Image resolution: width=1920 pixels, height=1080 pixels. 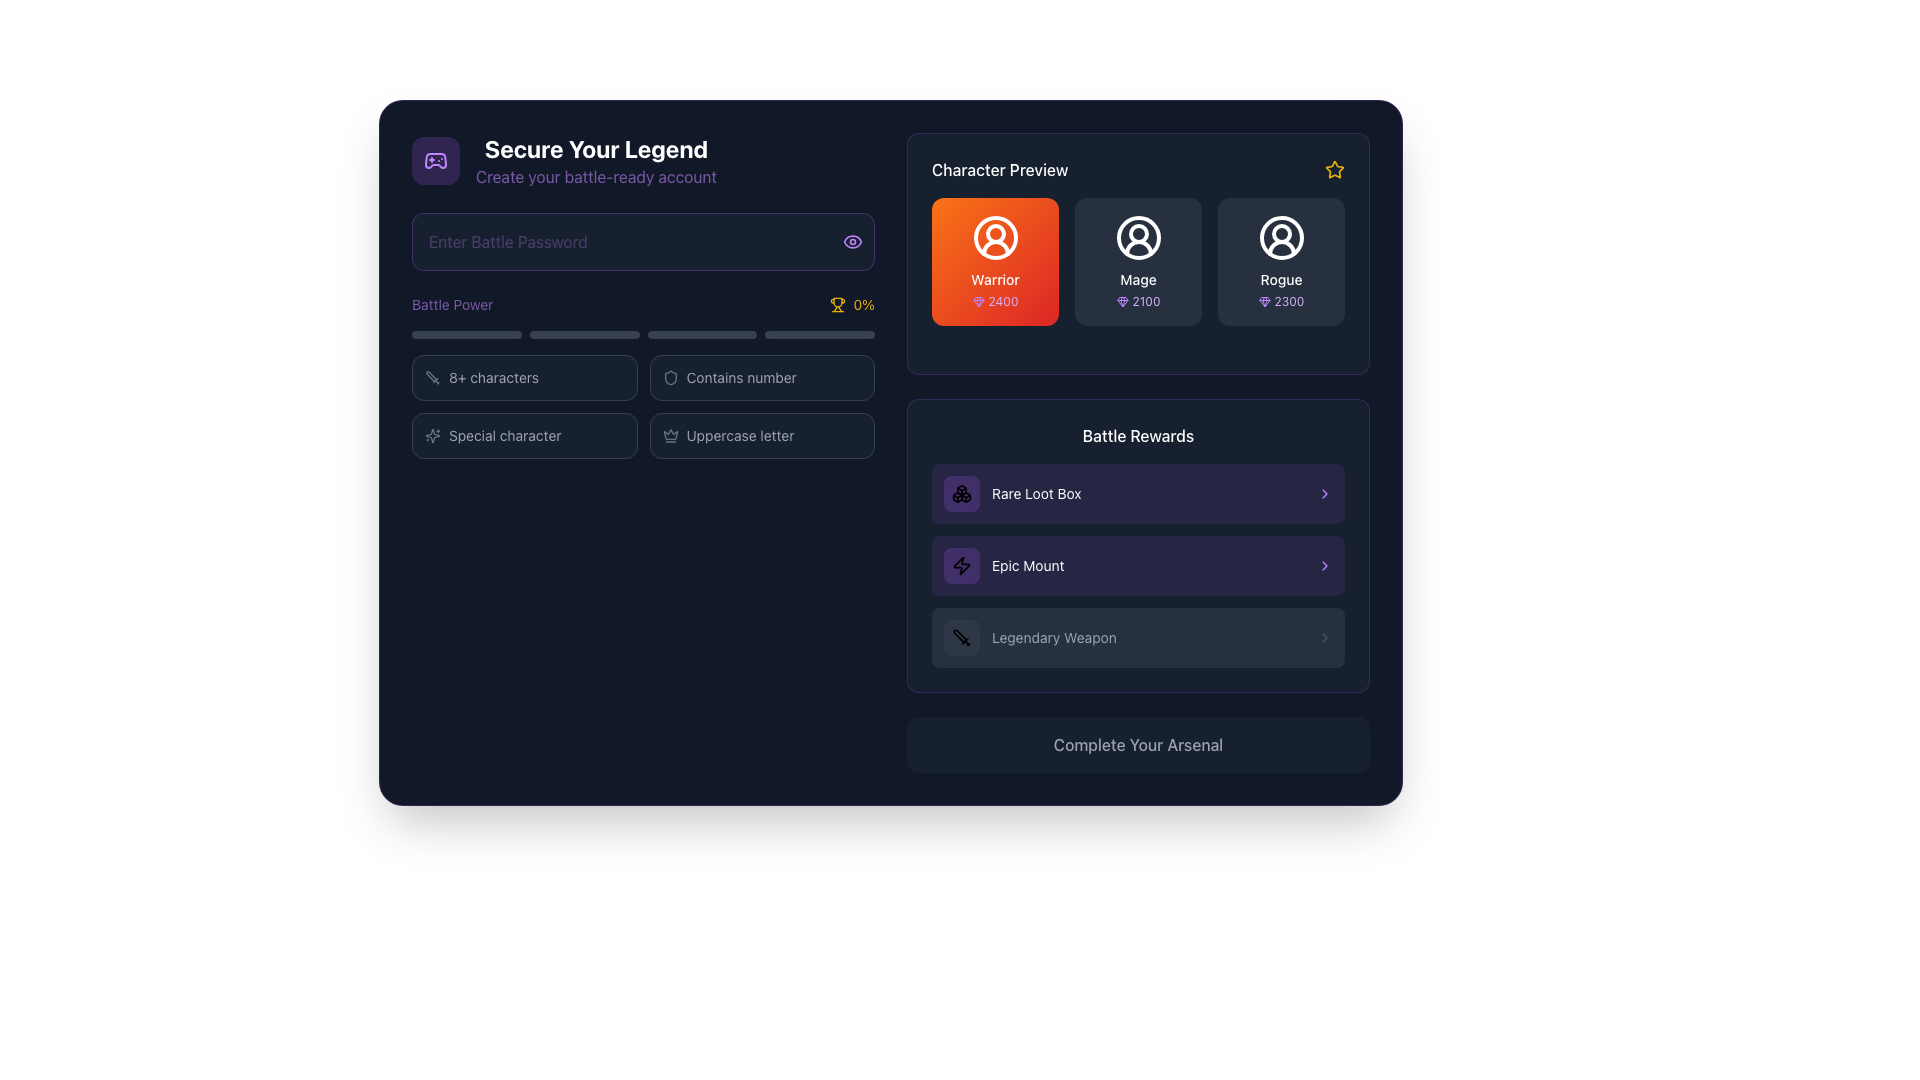 What do you see at coordinates (524, 378) in the screenshot?
I see `the Label with icon that features a key-shaped icon and the text '8+ characters' in gray font, located in the 'Battle Power' section, positioned above 'Special character'` at bounding box center [524, 378].